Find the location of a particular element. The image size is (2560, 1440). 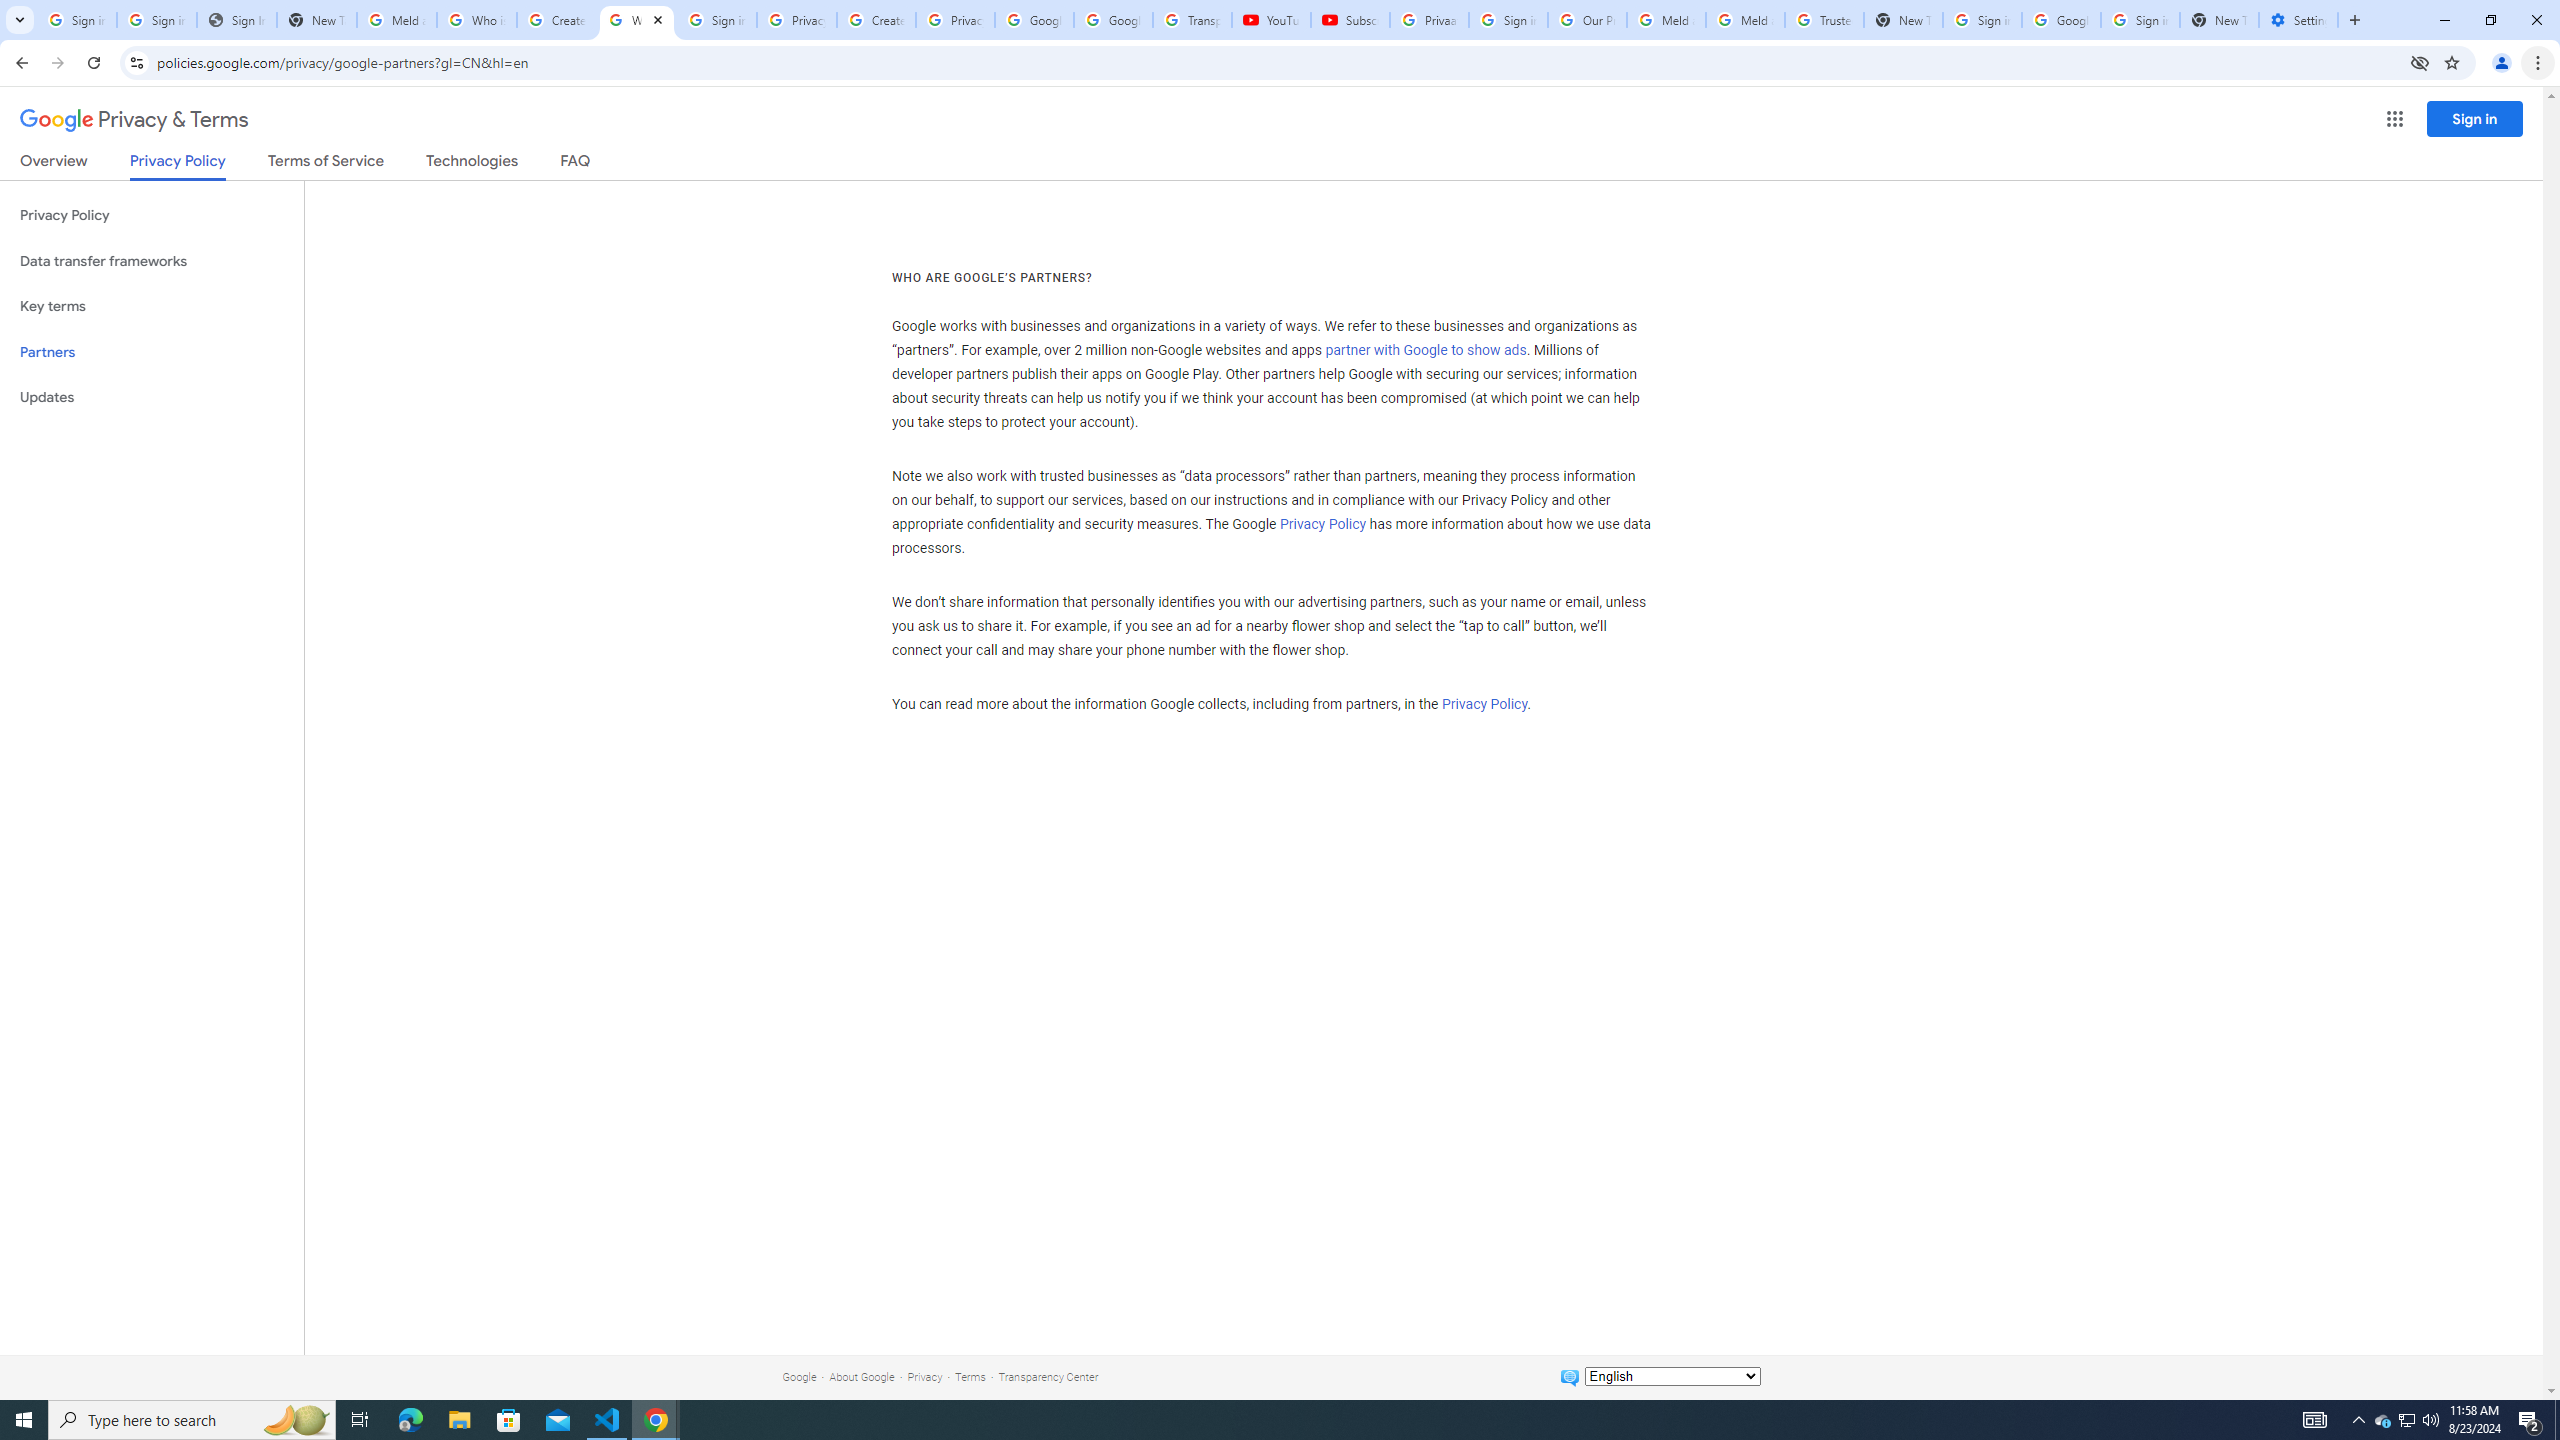

'Sign In - USA TODAY' is located at coordinates (236, 19).